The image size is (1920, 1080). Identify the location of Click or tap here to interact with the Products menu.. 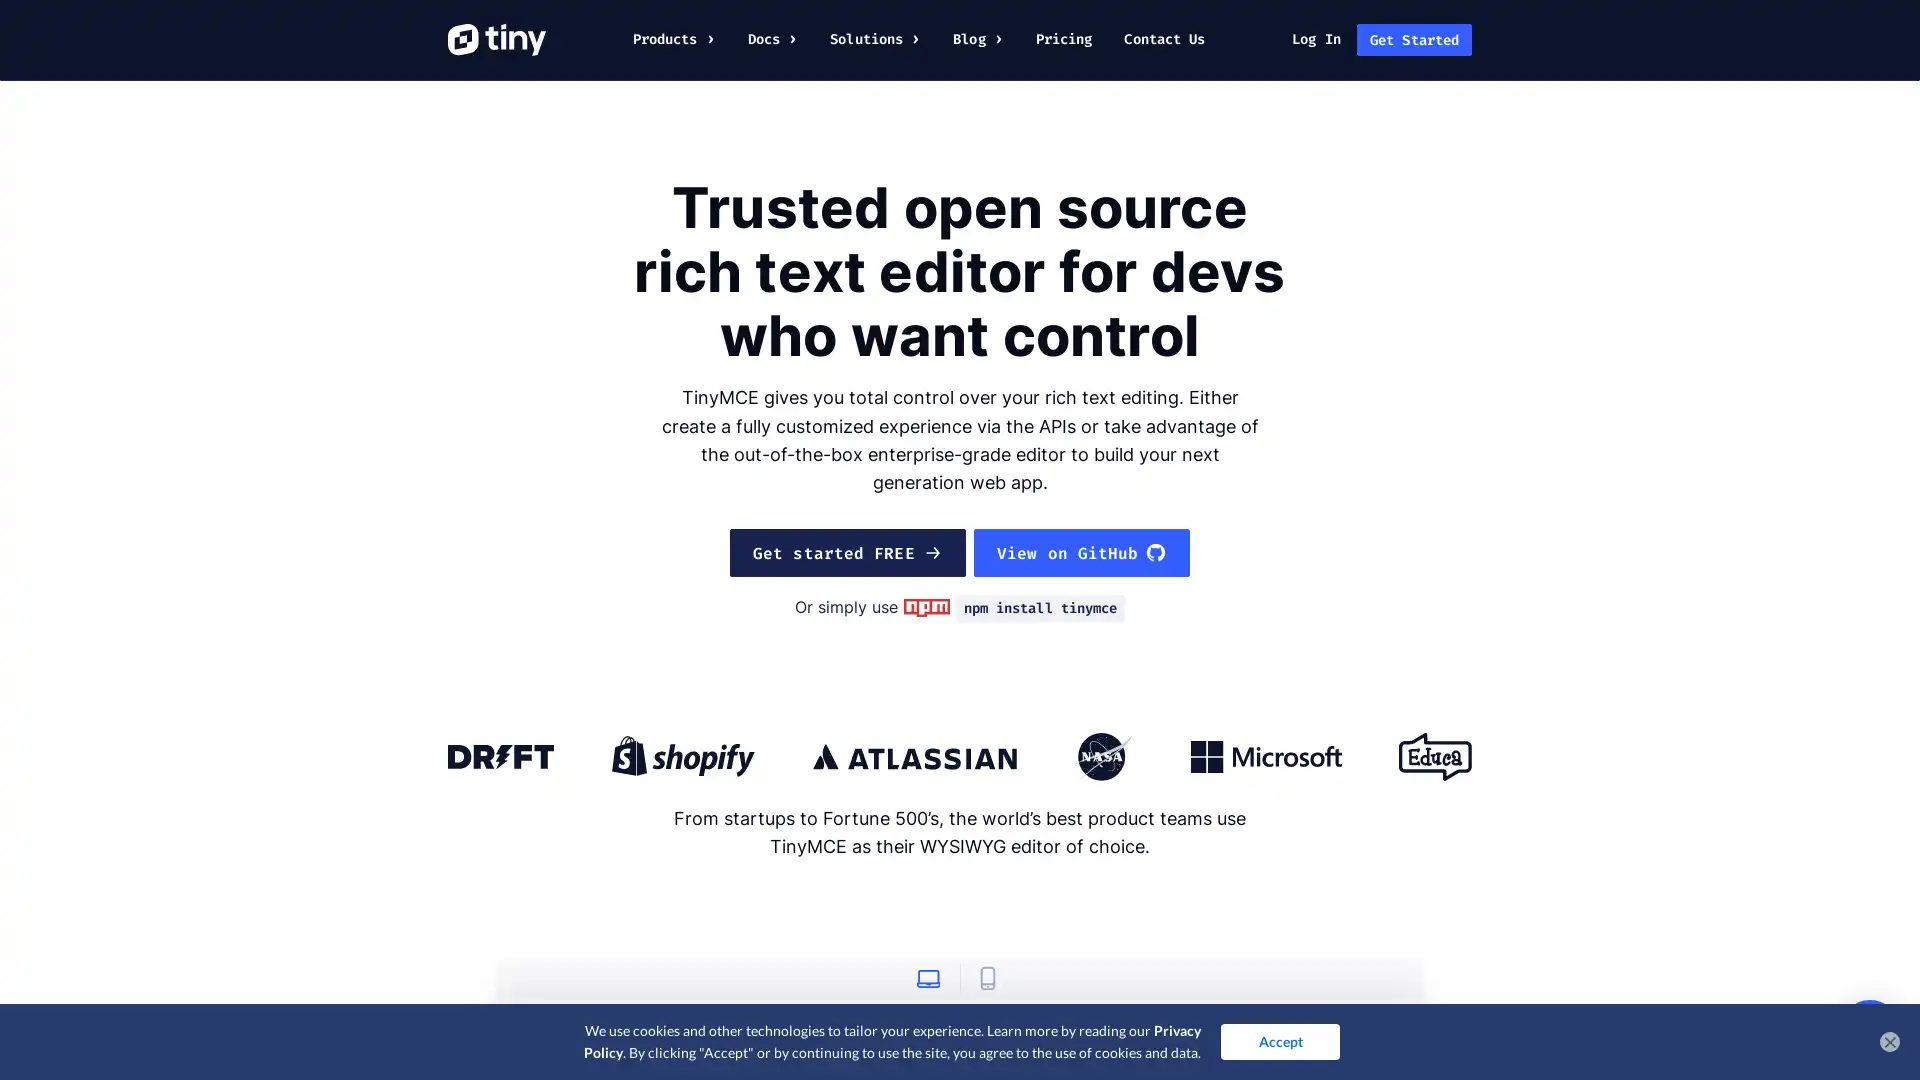
(673, 39).